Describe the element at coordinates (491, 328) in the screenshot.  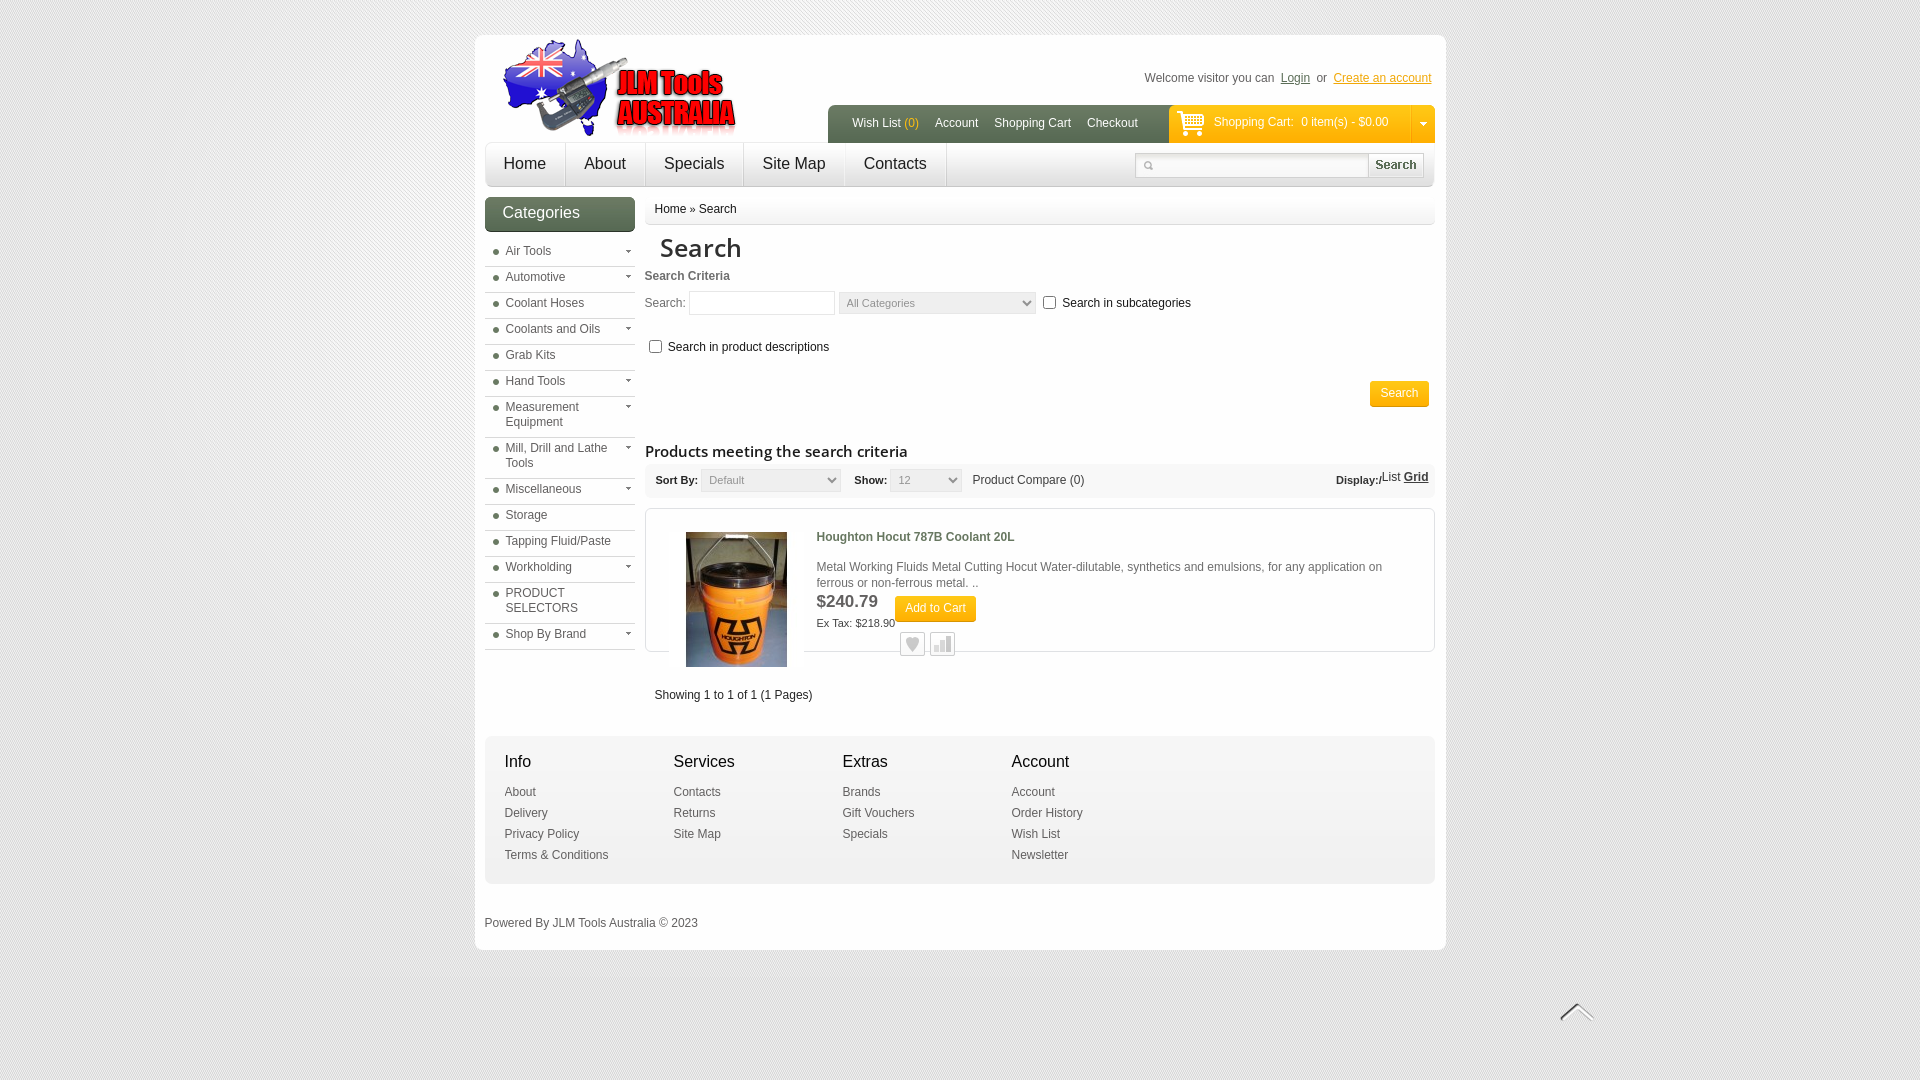
I see `'Coolants and Oils'` at that location.